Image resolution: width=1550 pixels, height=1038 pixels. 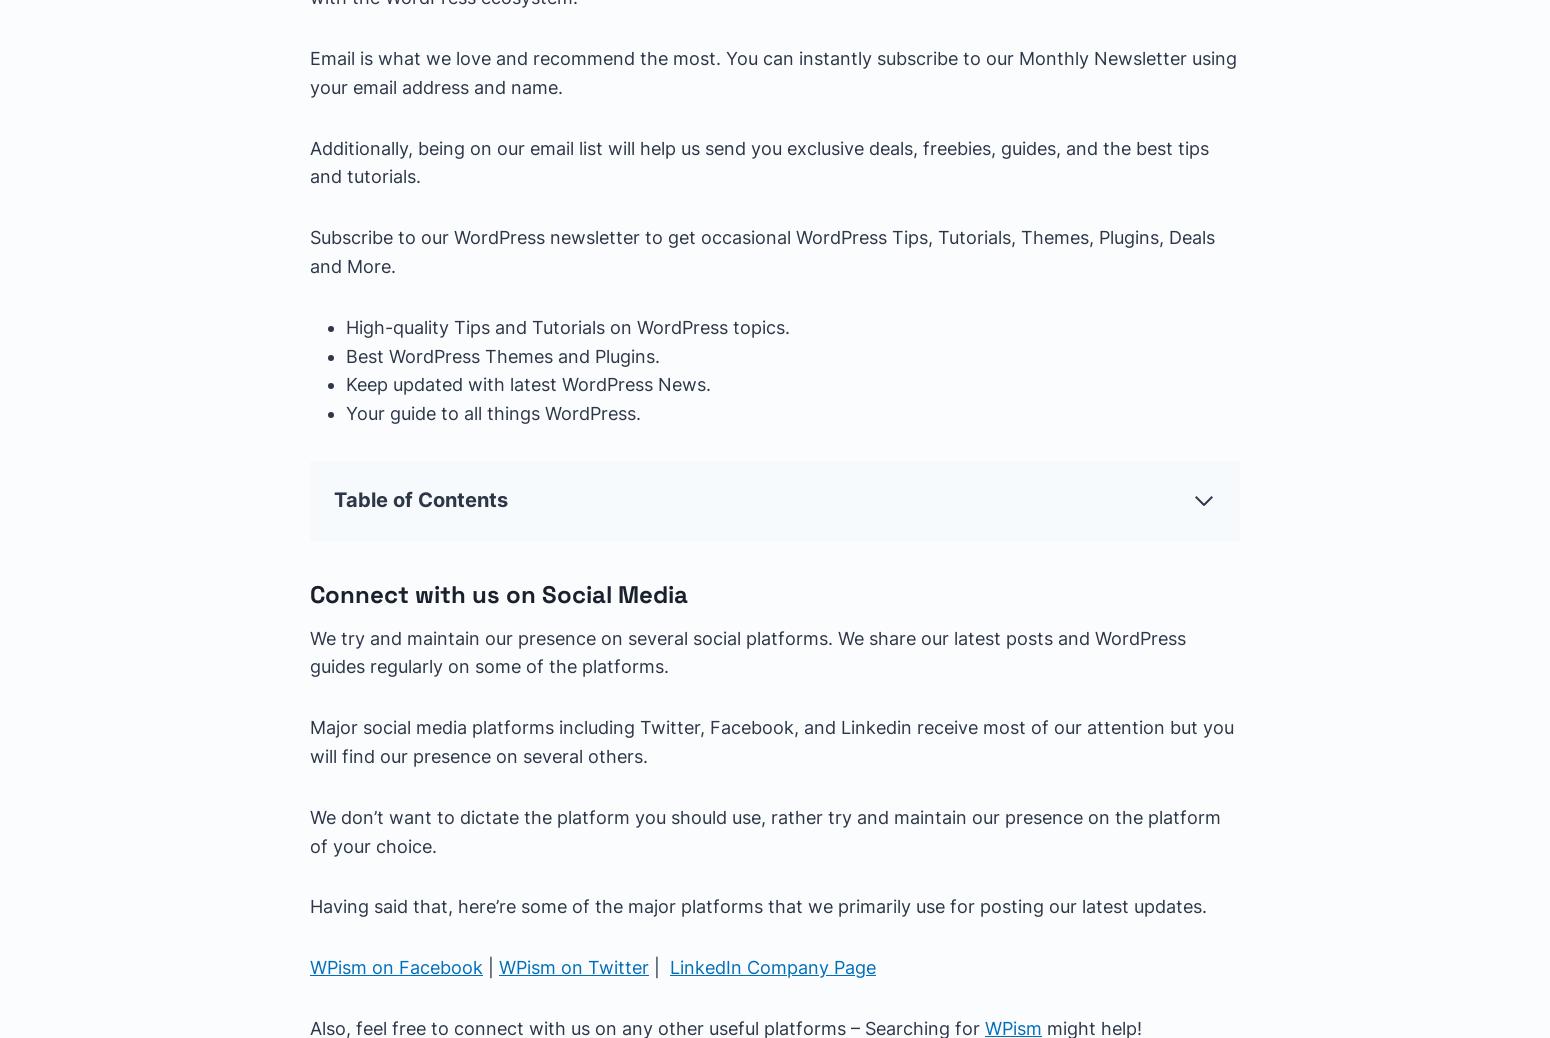 What do you see at coordinates (501, 355) in the screenshot?
I see `'Best WordPress Themes and Plugins.'` at bounding box center [501, 355].